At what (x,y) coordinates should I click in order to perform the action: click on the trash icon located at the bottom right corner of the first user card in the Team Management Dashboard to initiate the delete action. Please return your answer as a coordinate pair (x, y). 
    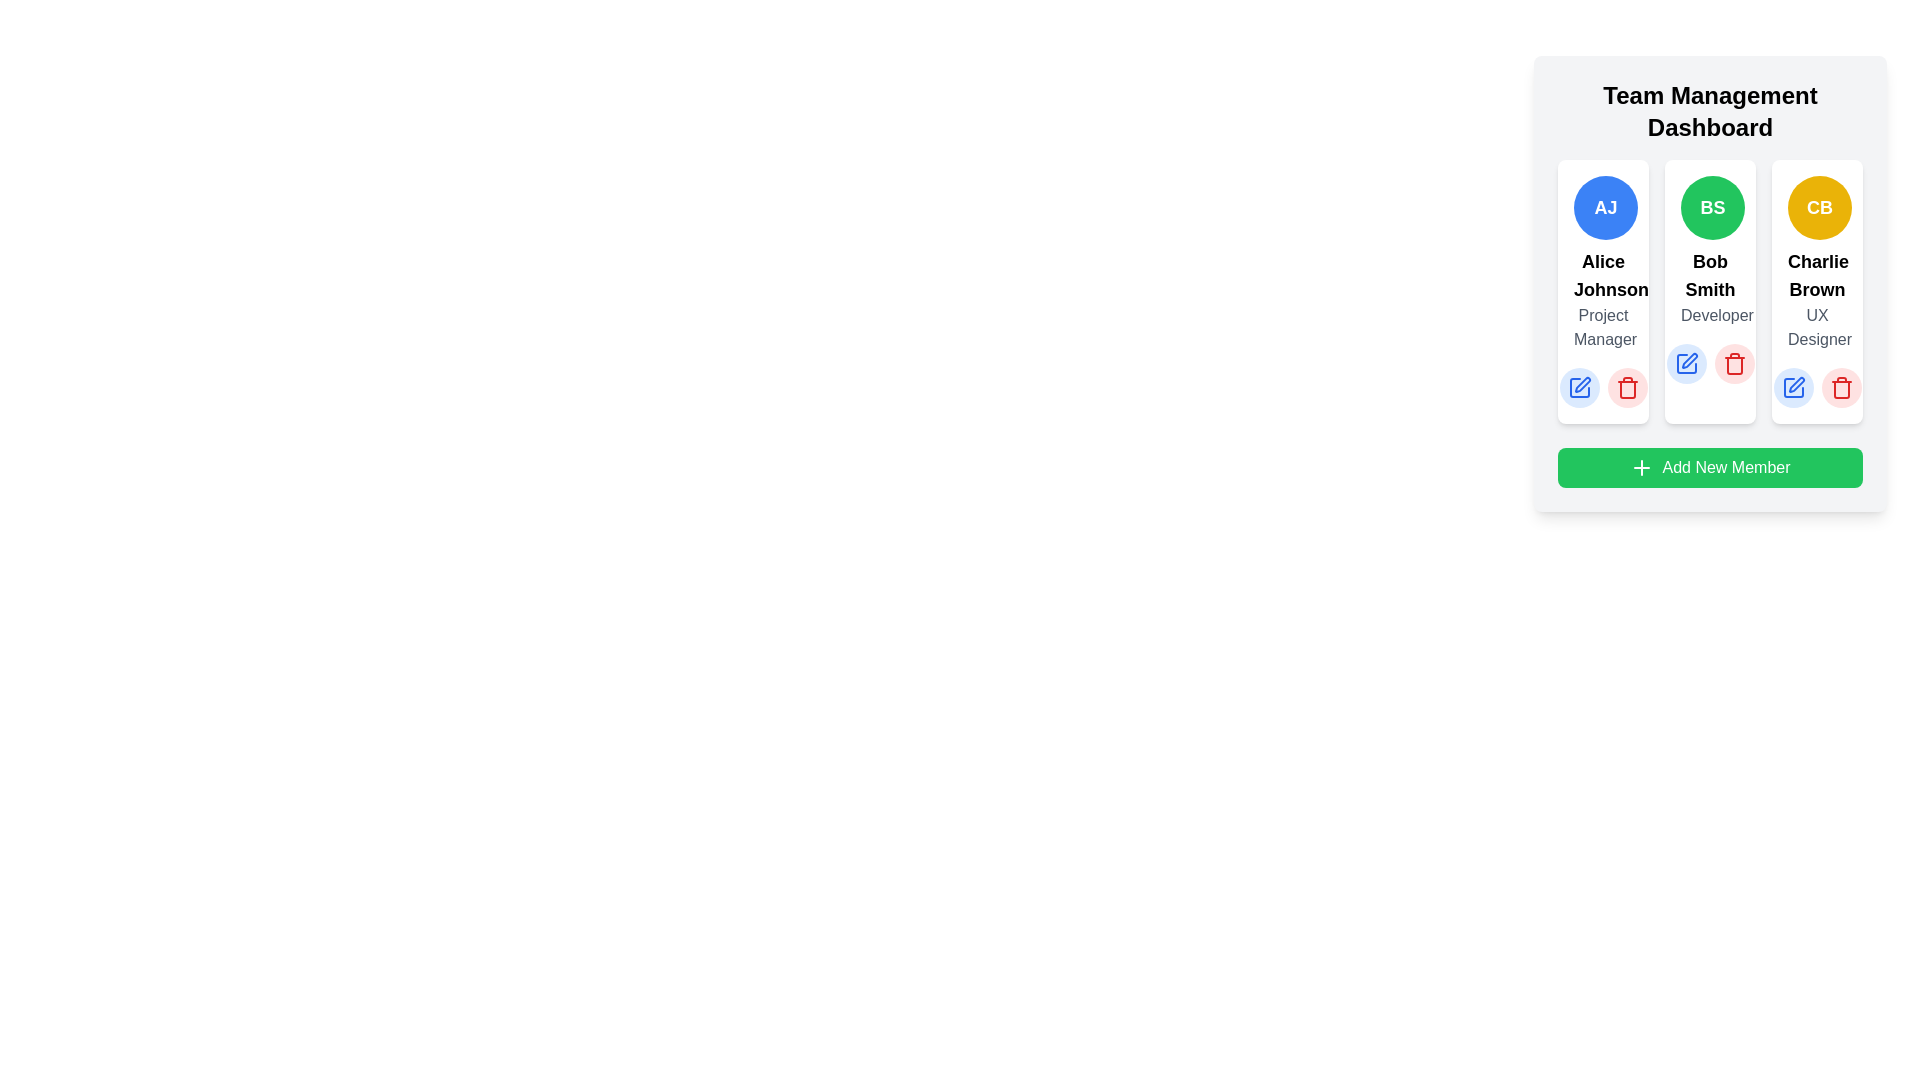
    Looking at the image, I should click on (1627, 388).